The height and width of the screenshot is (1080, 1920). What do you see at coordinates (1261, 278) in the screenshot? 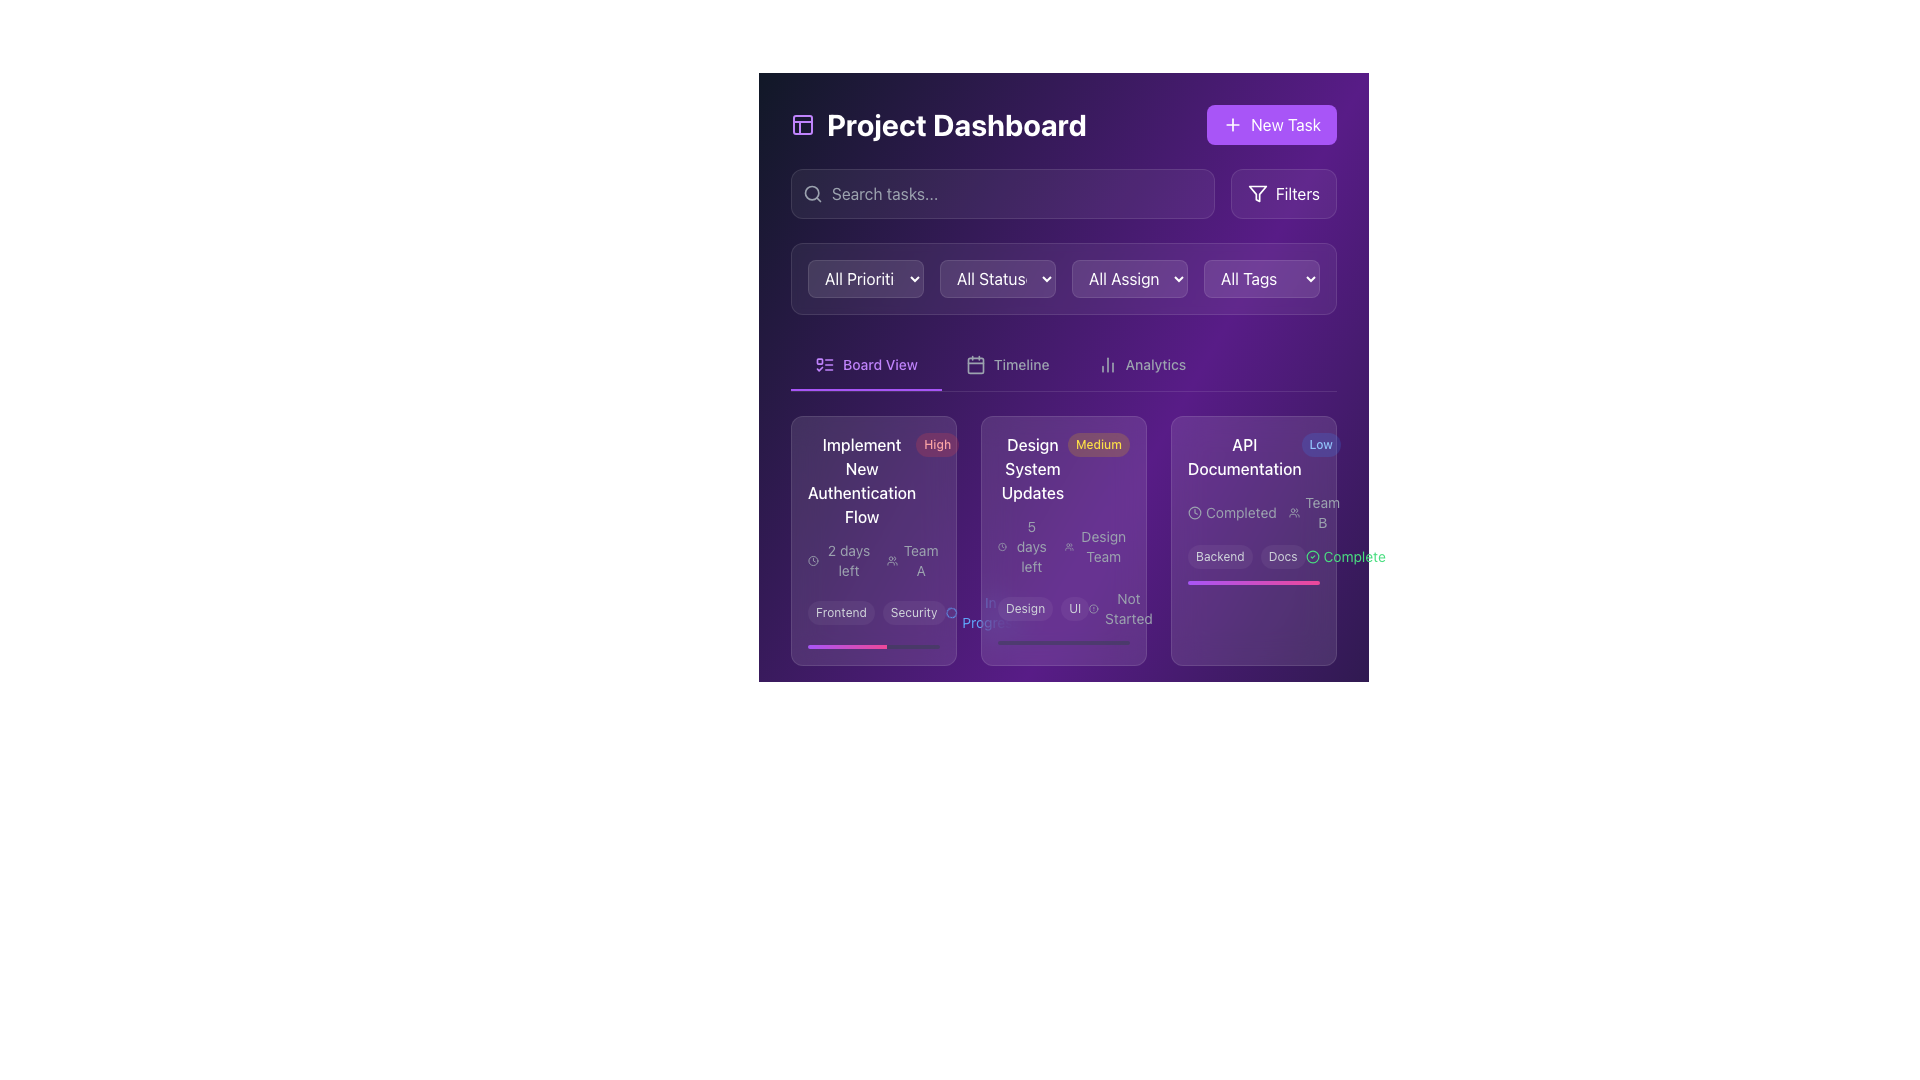
I see `the dropdown menu button located in the top-right corner of the grid layout` at bounding box center [1261, 278].